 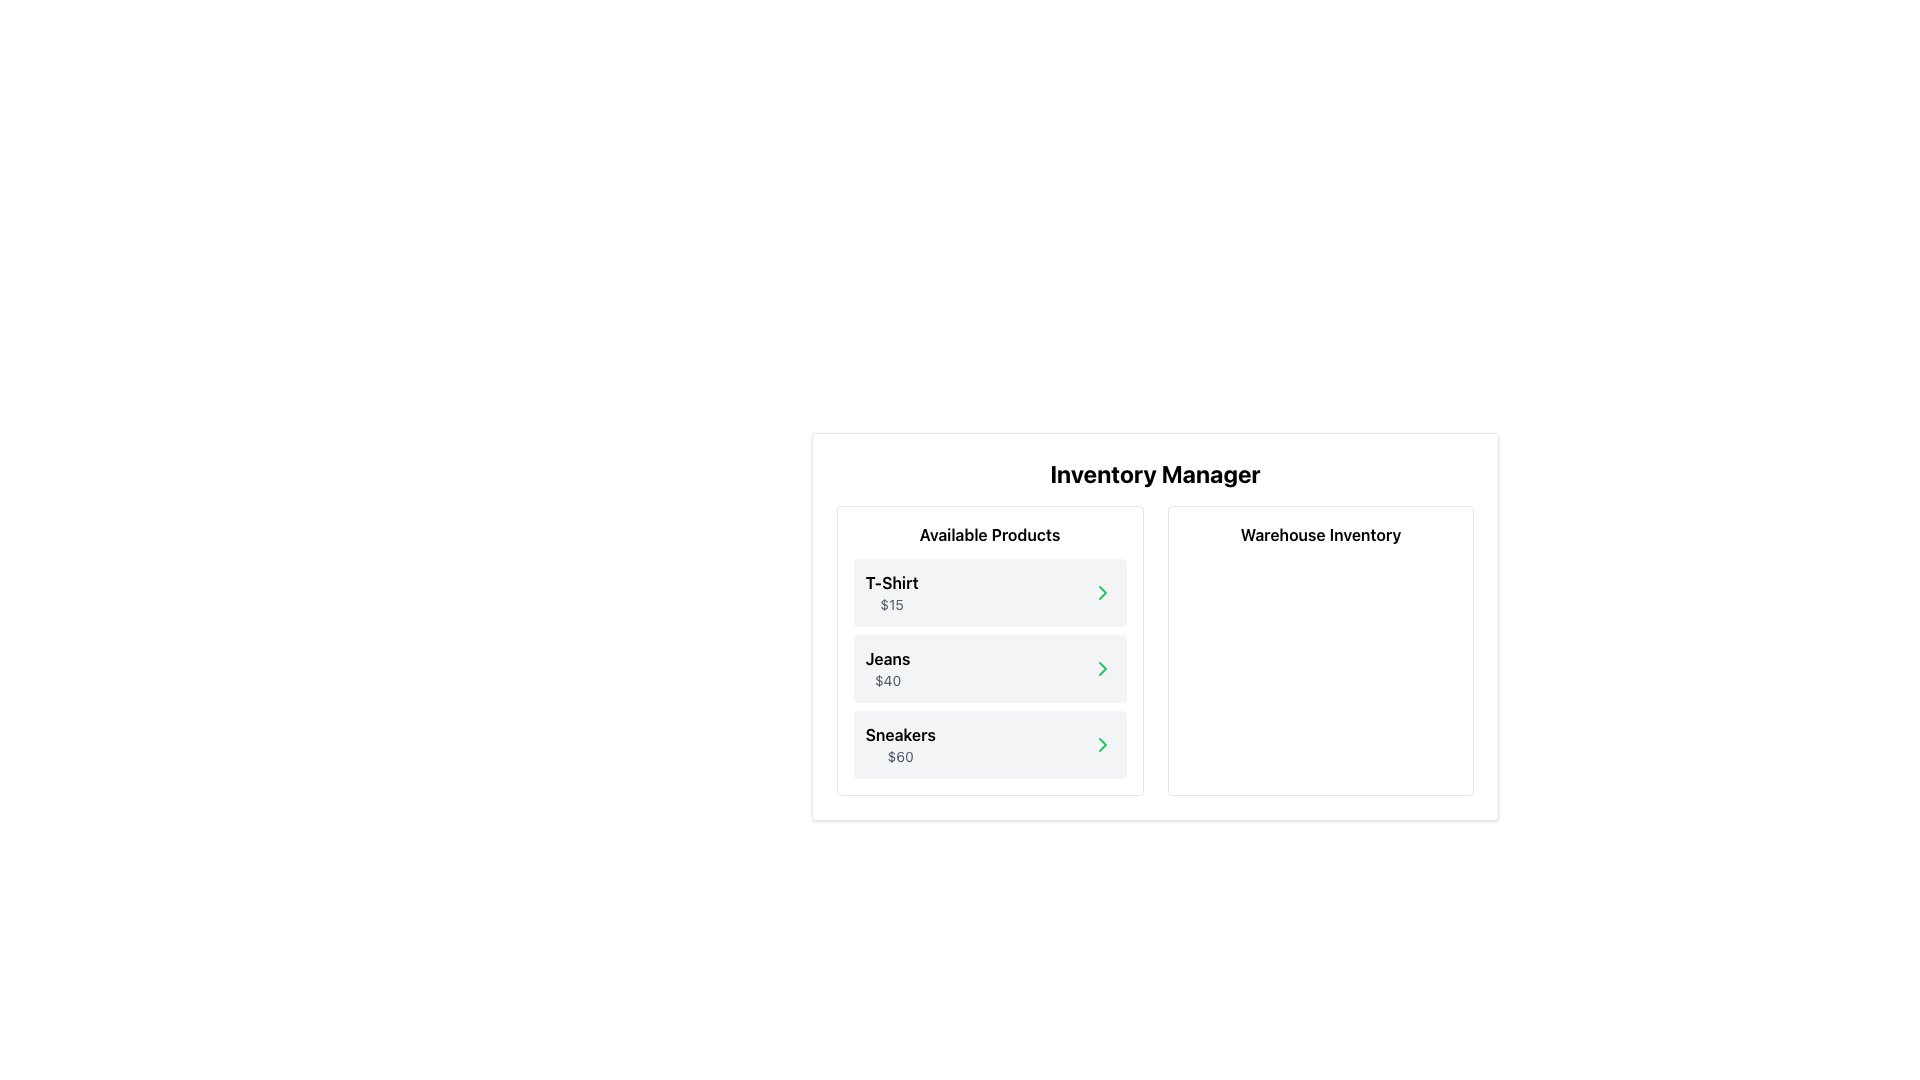 What do you see at coordinates (1101, 592) in the screenshot?
I see `the interactive icon located on the far-right side of the 'T-Shirt $15' row under the 'Available Products' section` at bounding box center [1101, 592].